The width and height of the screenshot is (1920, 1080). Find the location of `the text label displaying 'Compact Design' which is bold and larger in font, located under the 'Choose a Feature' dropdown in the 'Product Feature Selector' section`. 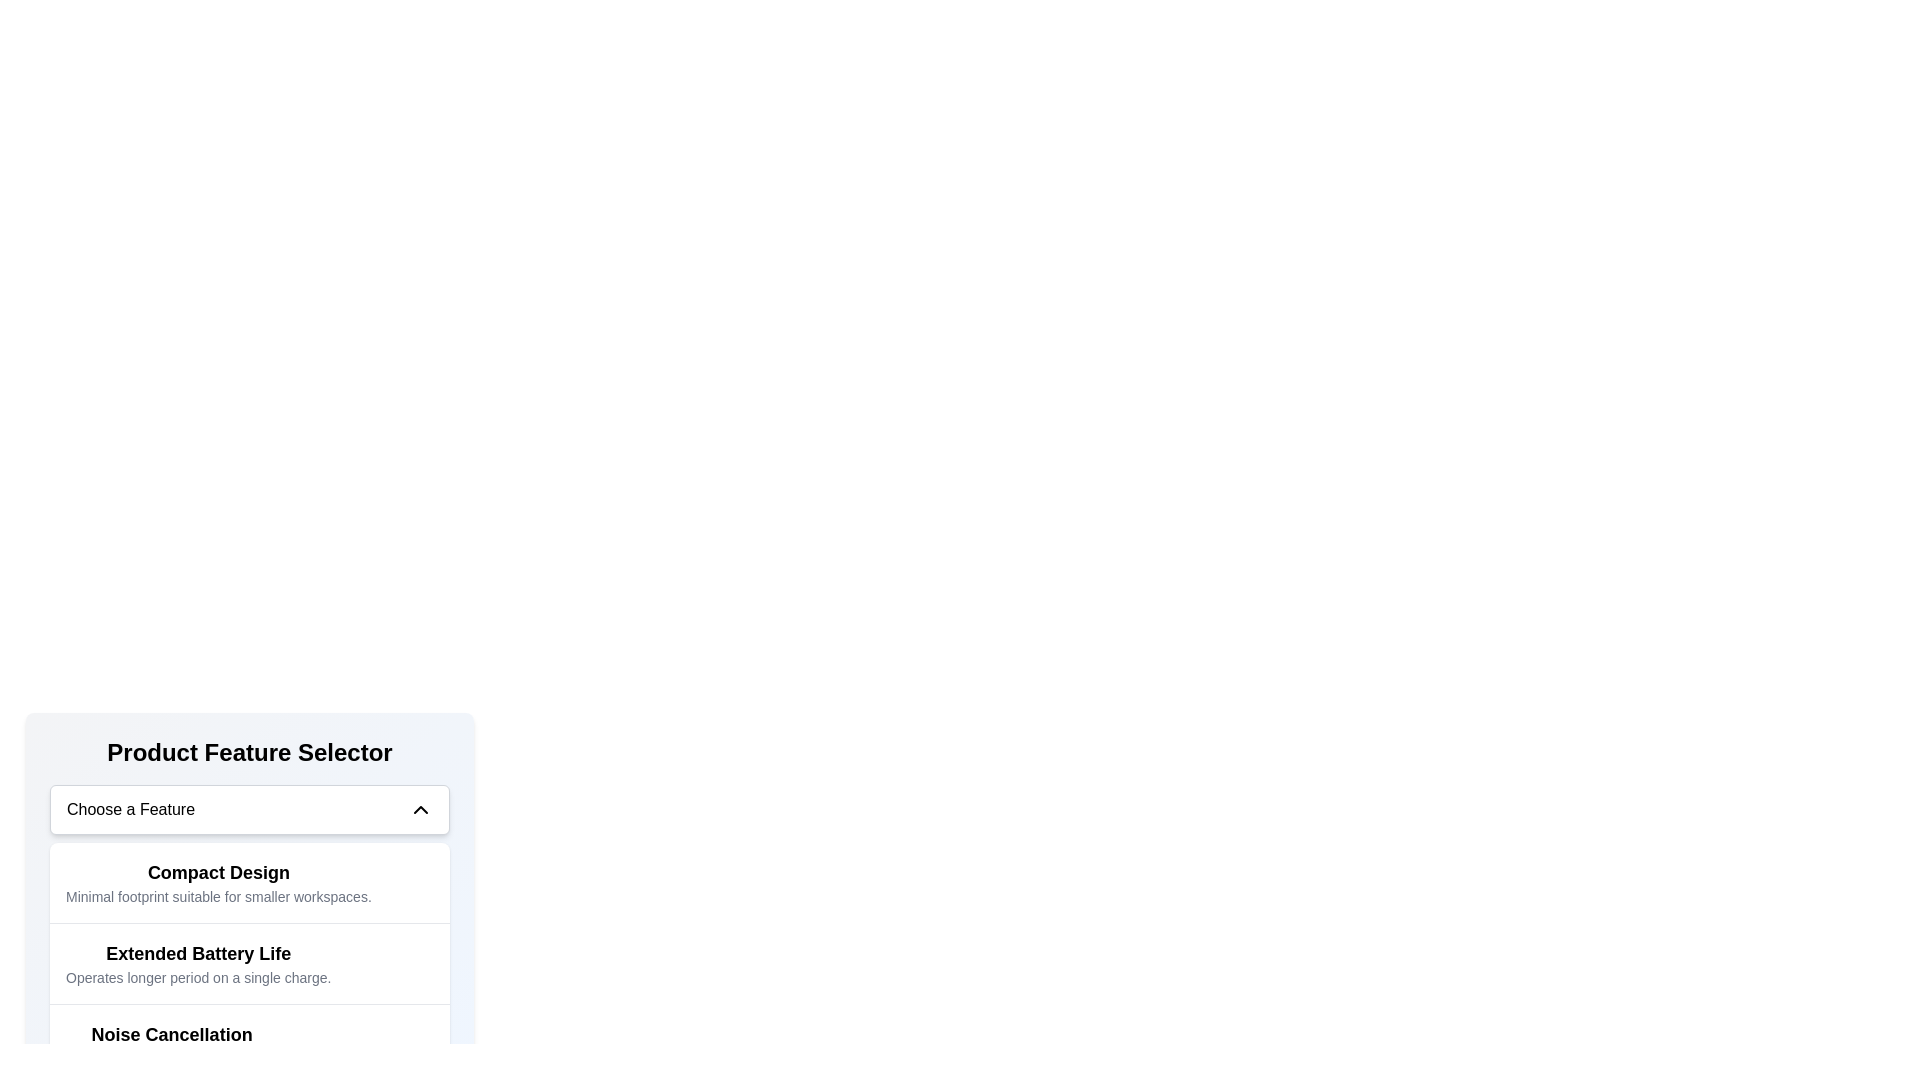

the text label displaying 'Compact Design' which is bold and larger in font, located under the 'Choose a Feature' dropdown in the 'Product Feature Selector' section is located at coordinates (218, 871).